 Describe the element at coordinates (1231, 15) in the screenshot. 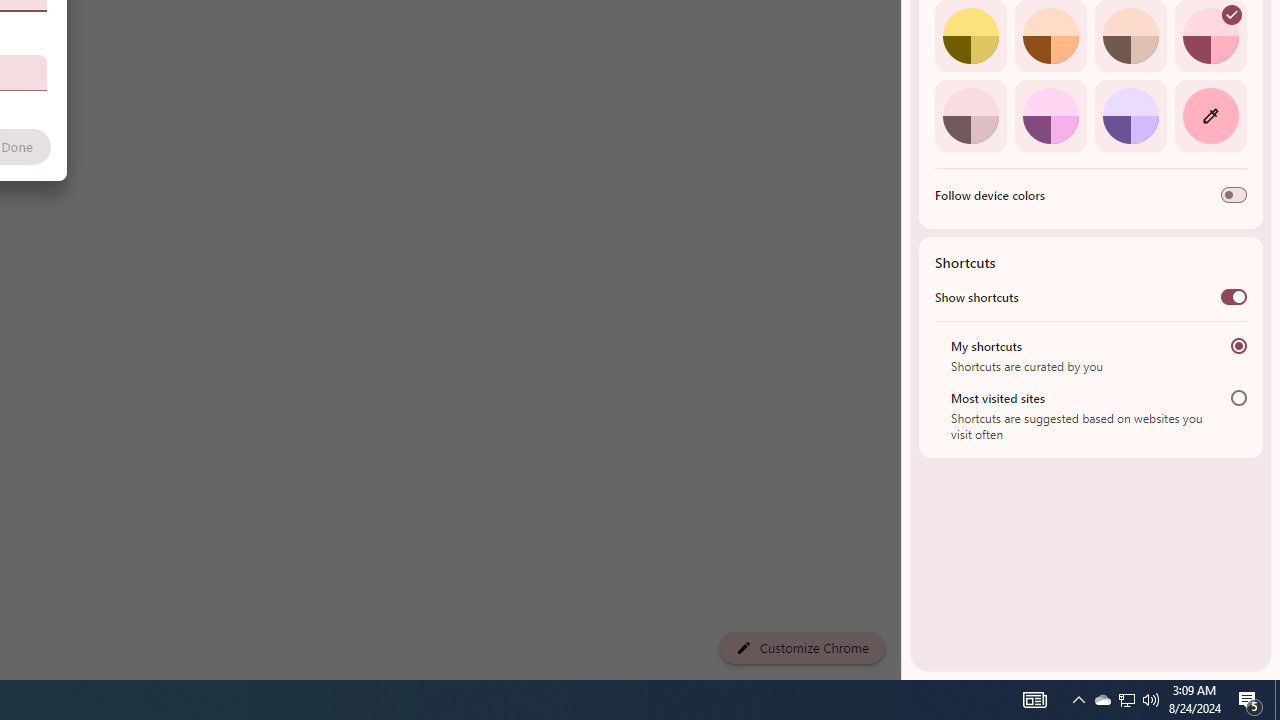

I see `'AutomationID: svg'` at that location.